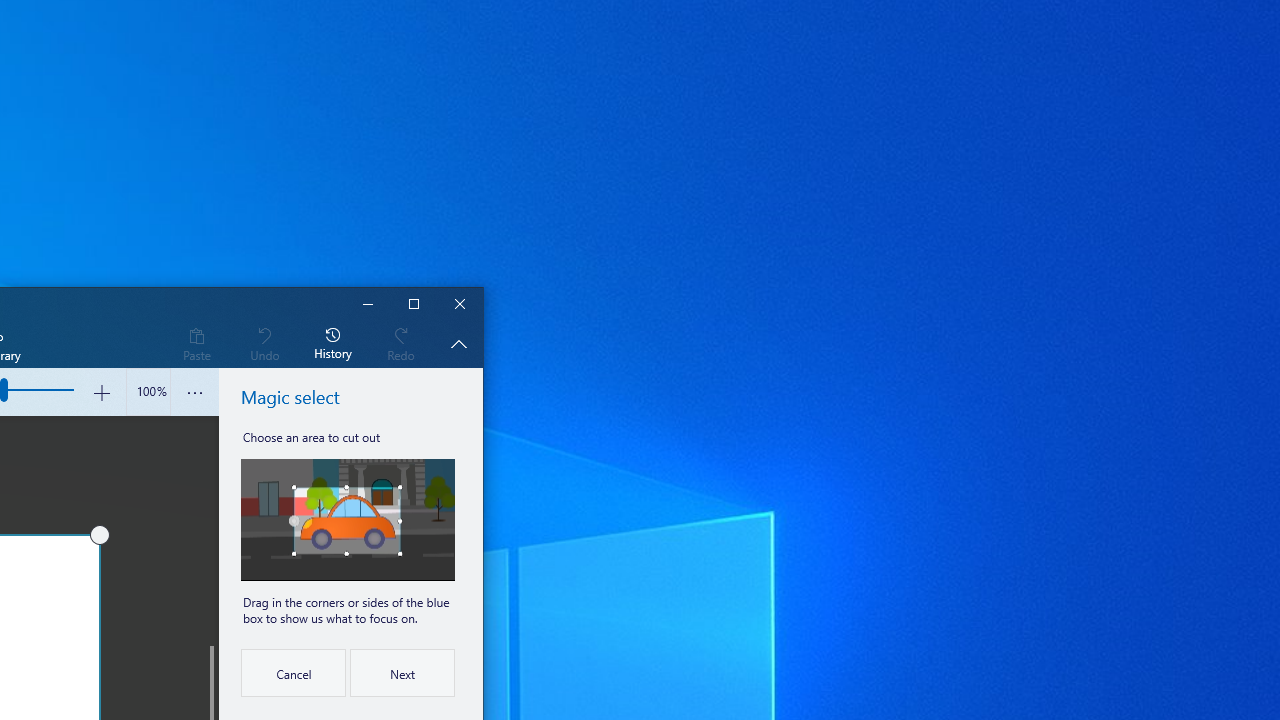 The image size is (1280, 720). I want to click on 'View more options', so click(195, 392).